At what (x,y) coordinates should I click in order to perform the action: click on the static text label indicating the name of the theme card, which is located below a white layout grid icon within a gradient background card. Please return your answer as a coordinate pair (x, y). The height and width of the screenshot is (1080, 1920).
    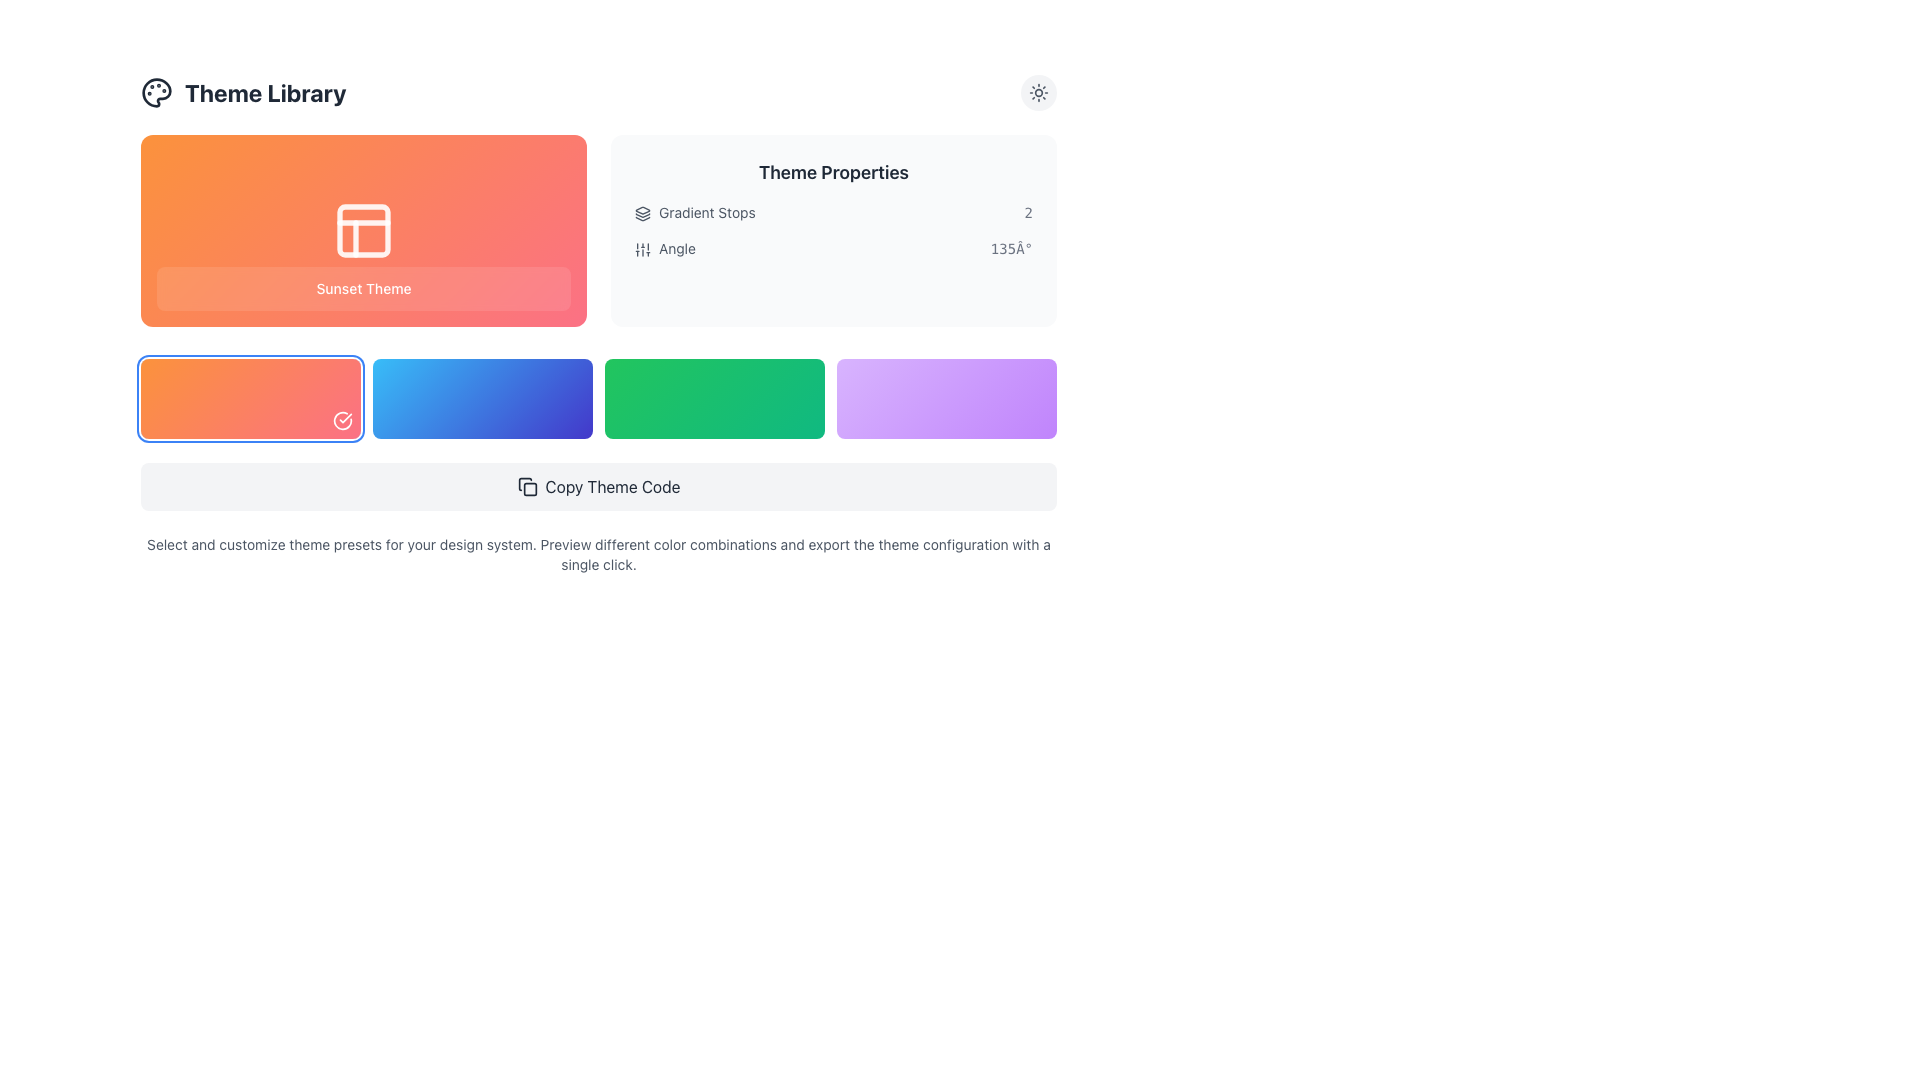
    Looking at the image, I should click on (364, 289).